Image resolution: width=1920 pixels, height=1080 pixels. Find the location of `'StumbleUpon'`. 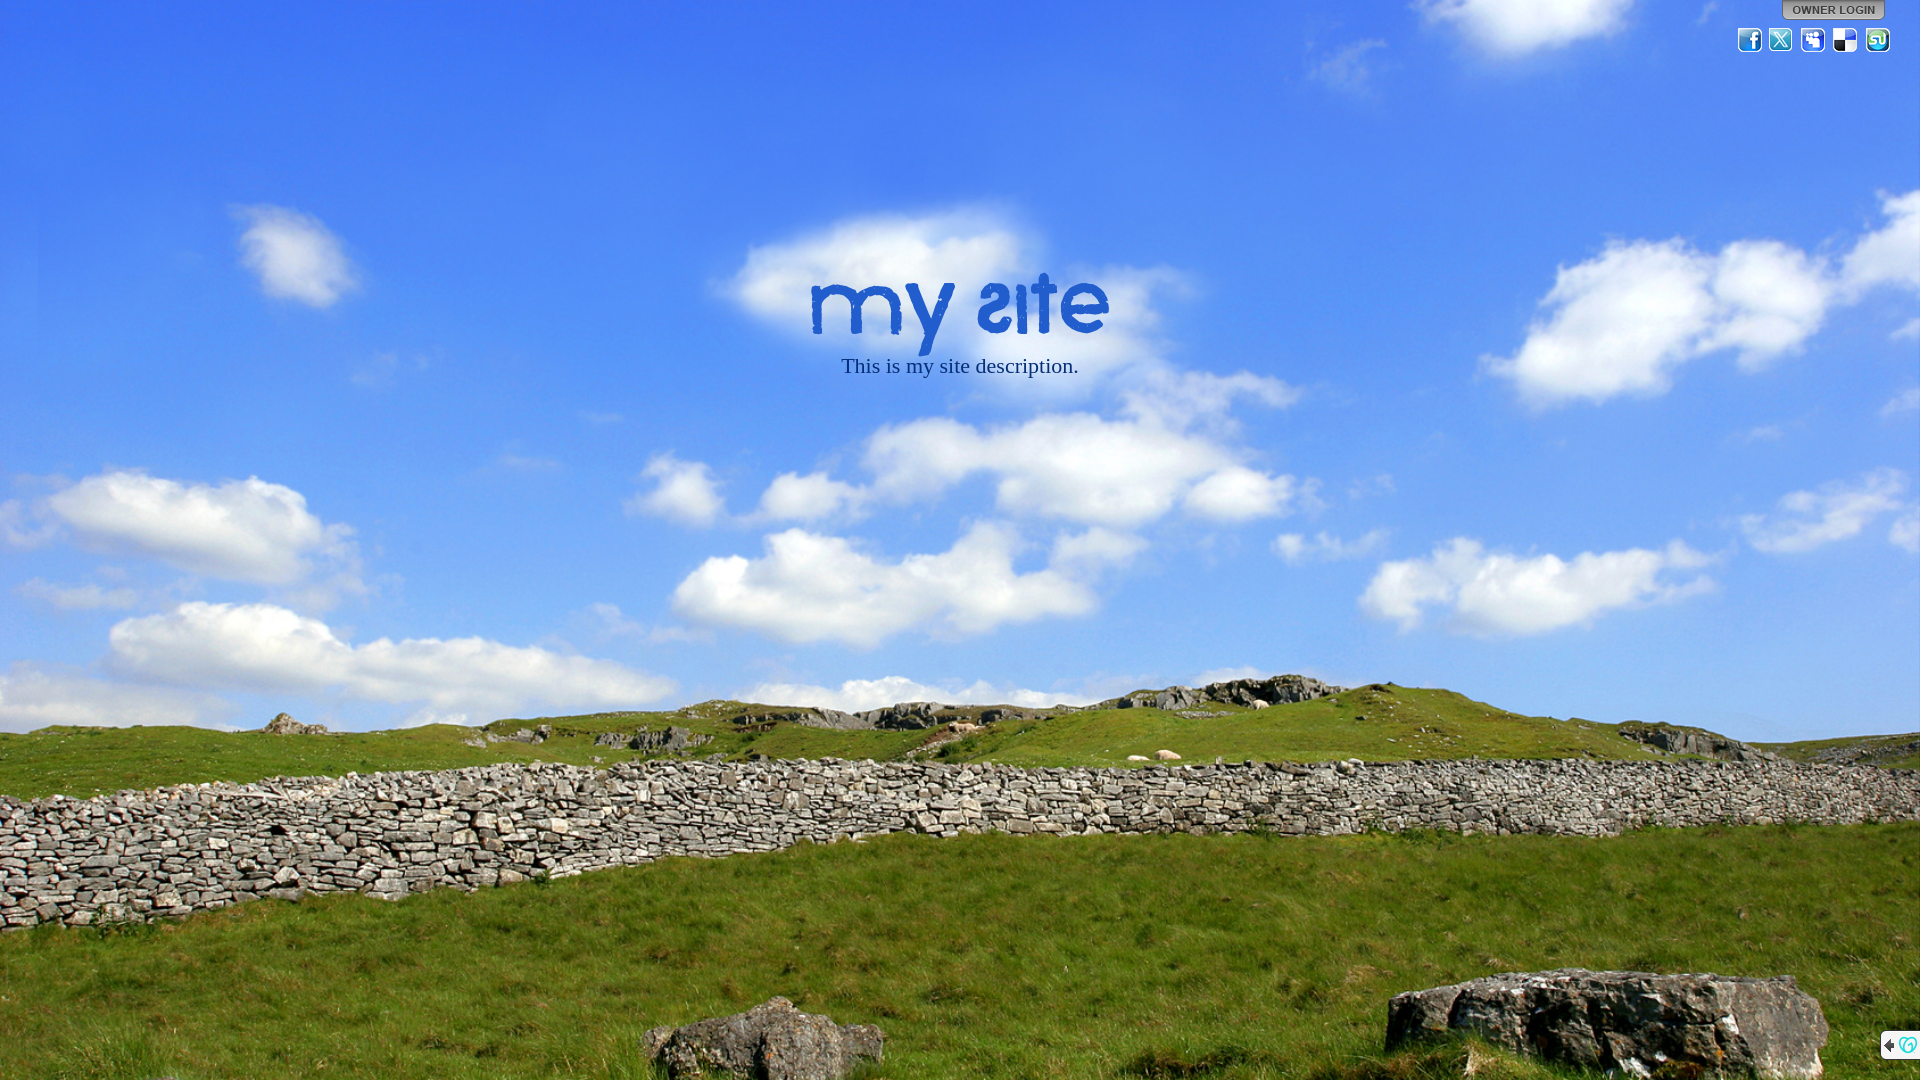

'StumbleUpon' is located at coordinates (1876, 39).